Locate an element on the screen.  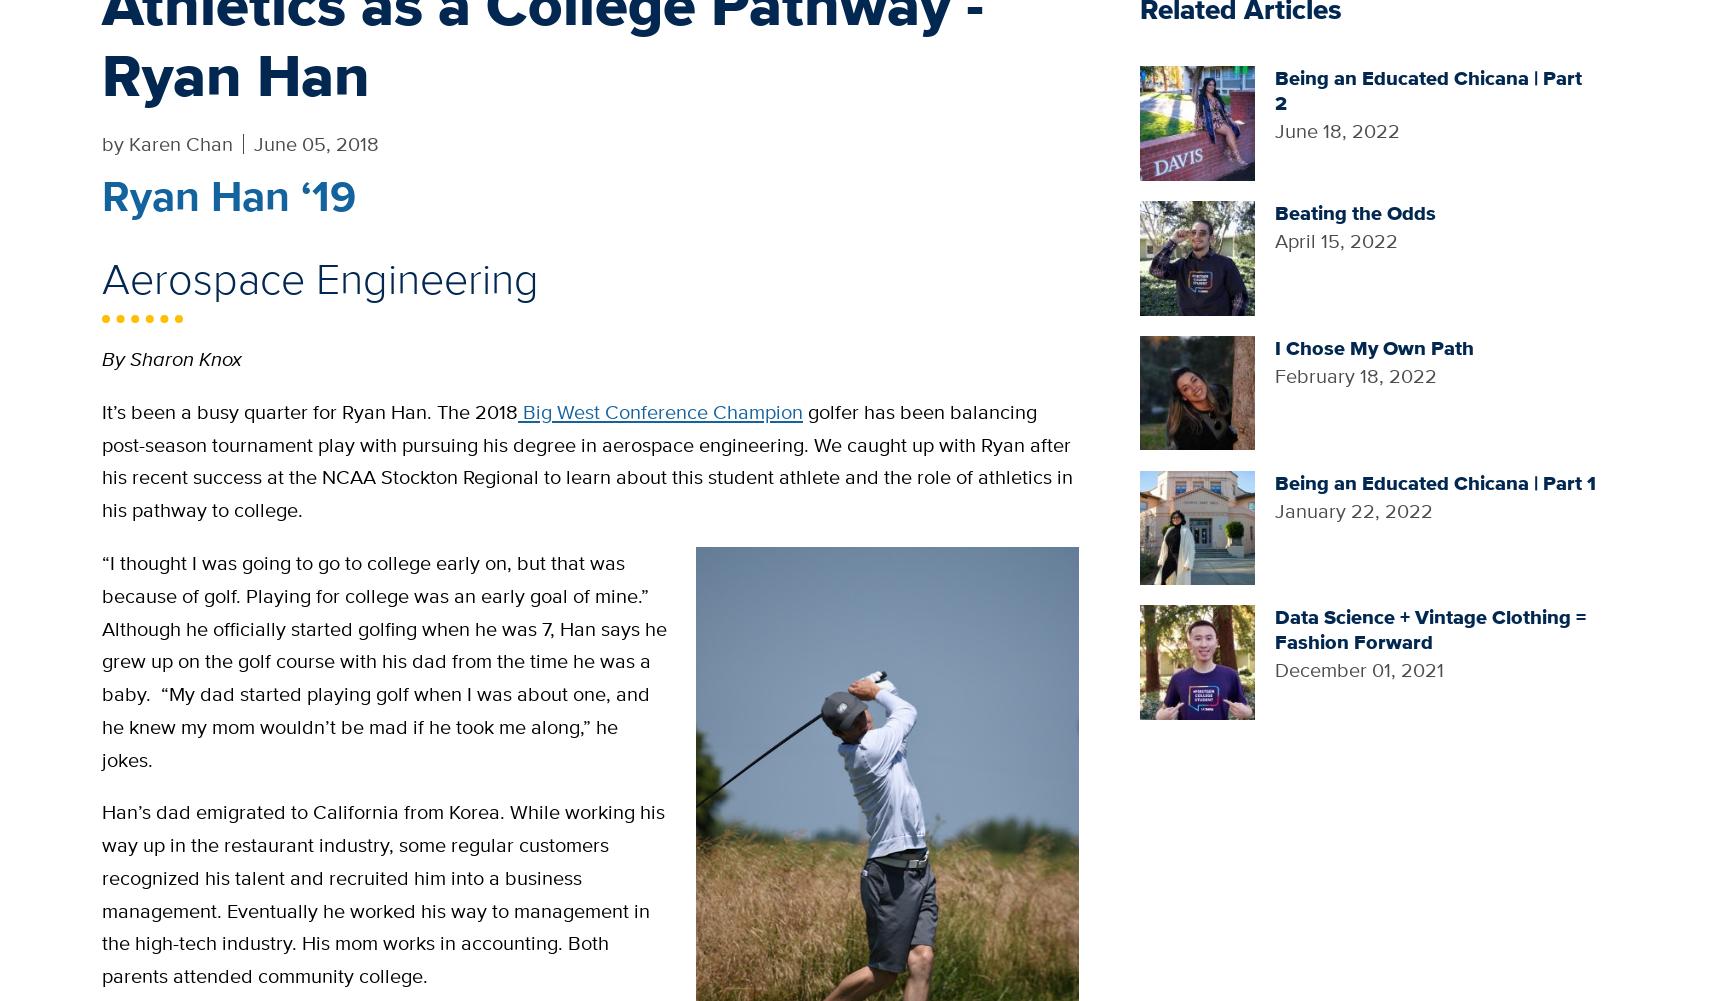
'Being an Educated Chicana | Part 1' is located at coordinates (1433, 481).